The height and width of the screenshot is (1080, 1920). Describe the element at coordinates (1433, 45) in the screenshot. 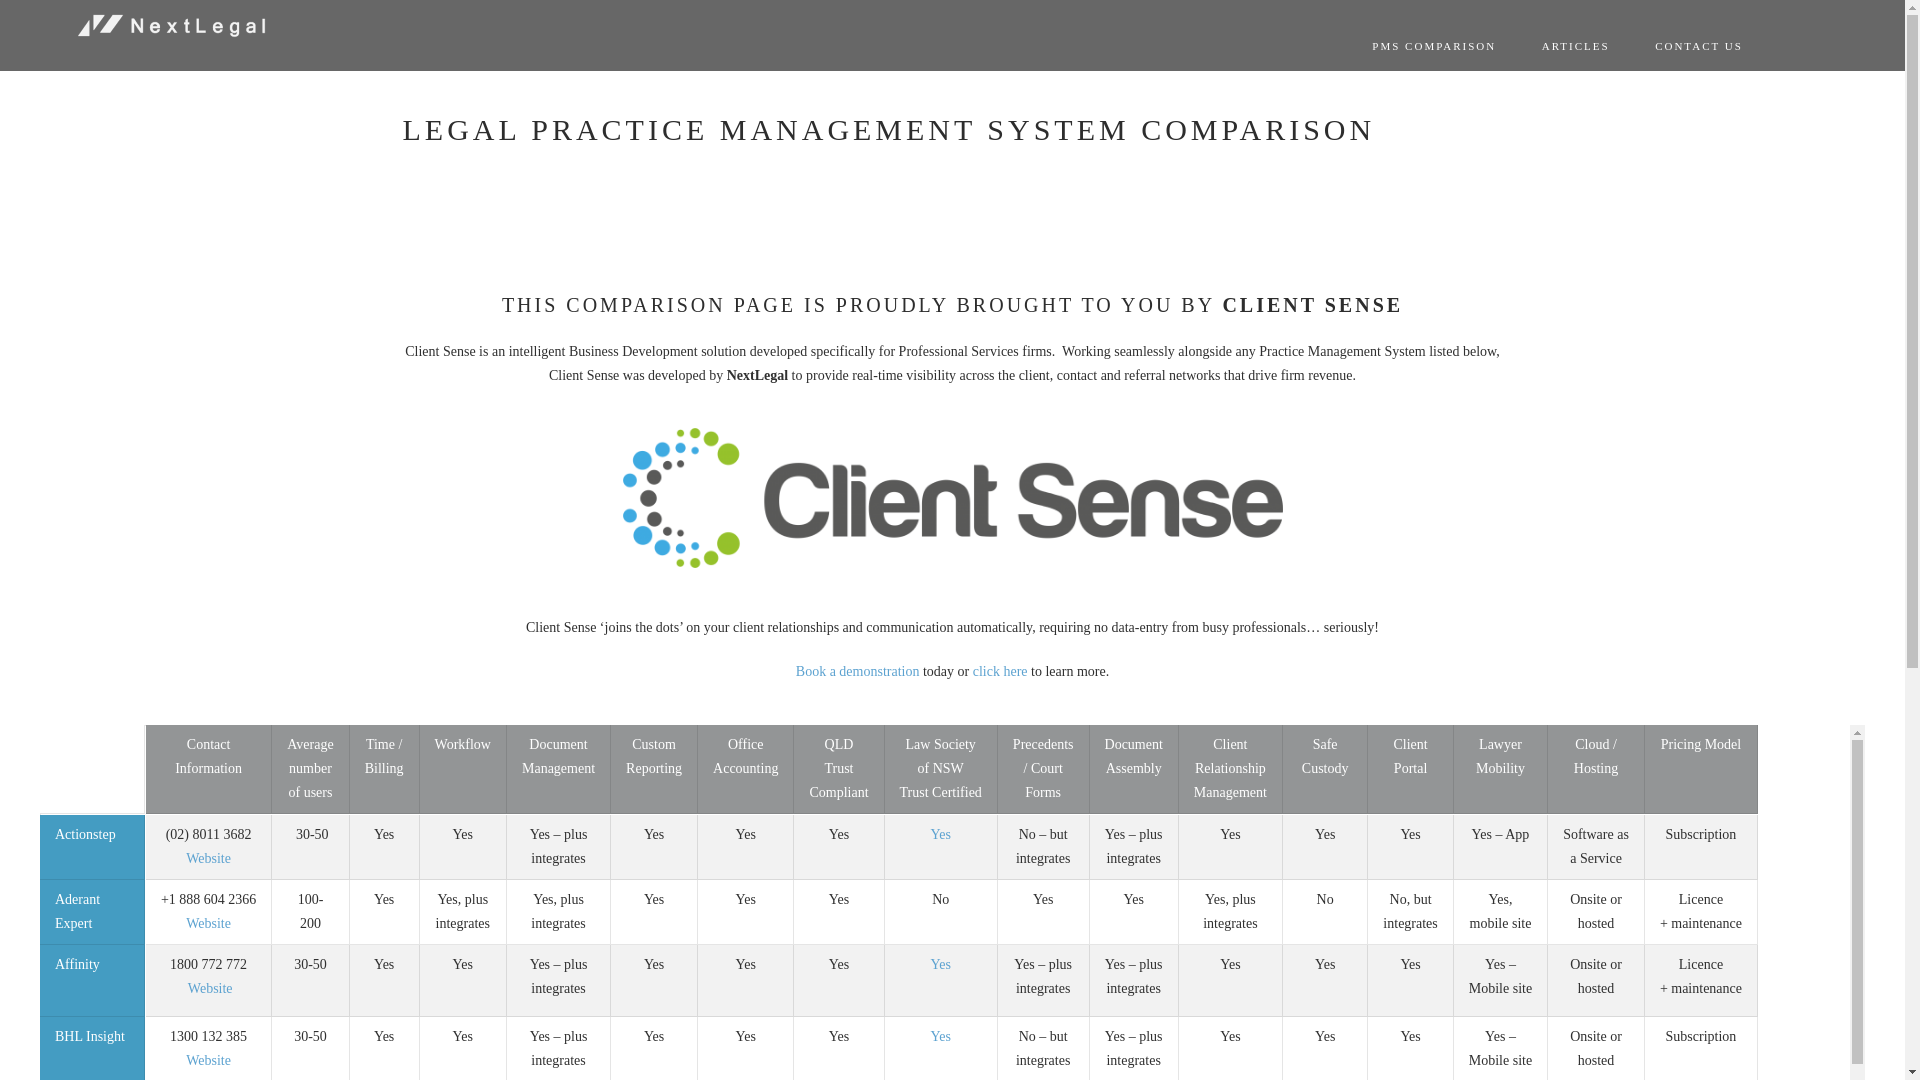

I see `'PMS COMPARISON'` at that location.